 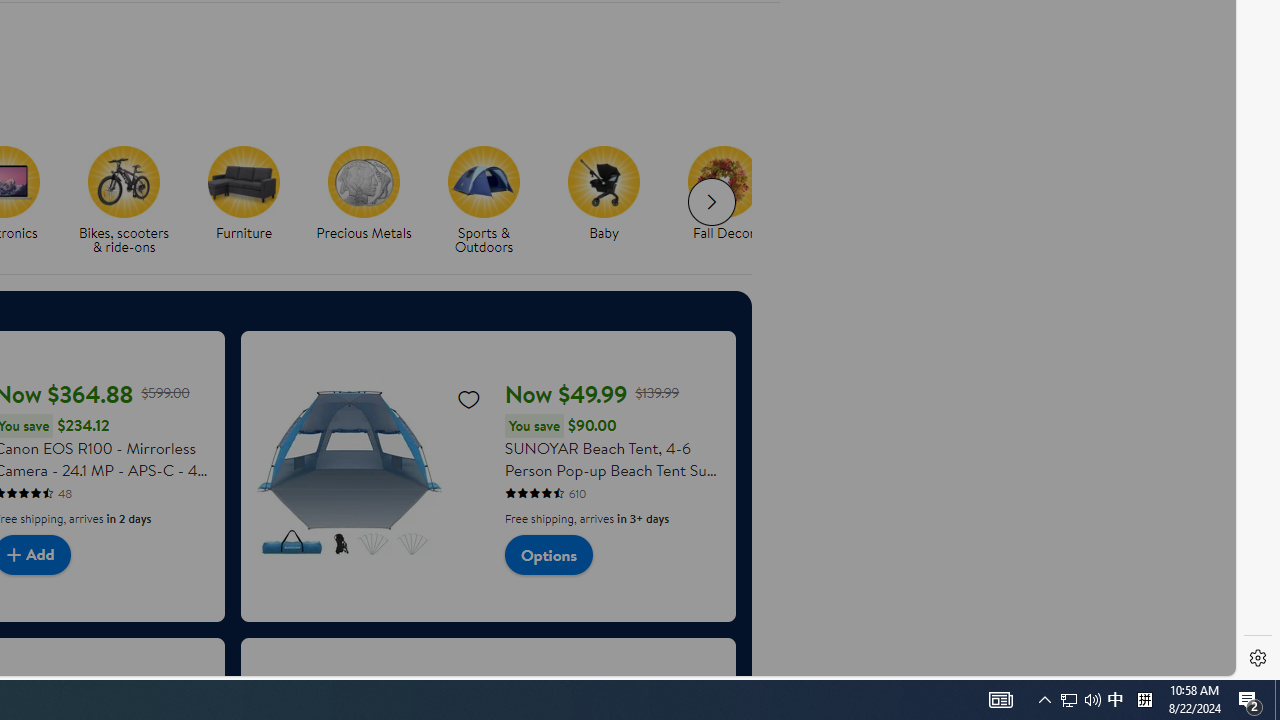 I want to click on 'Precious Metals', so click(x=372, y=201).